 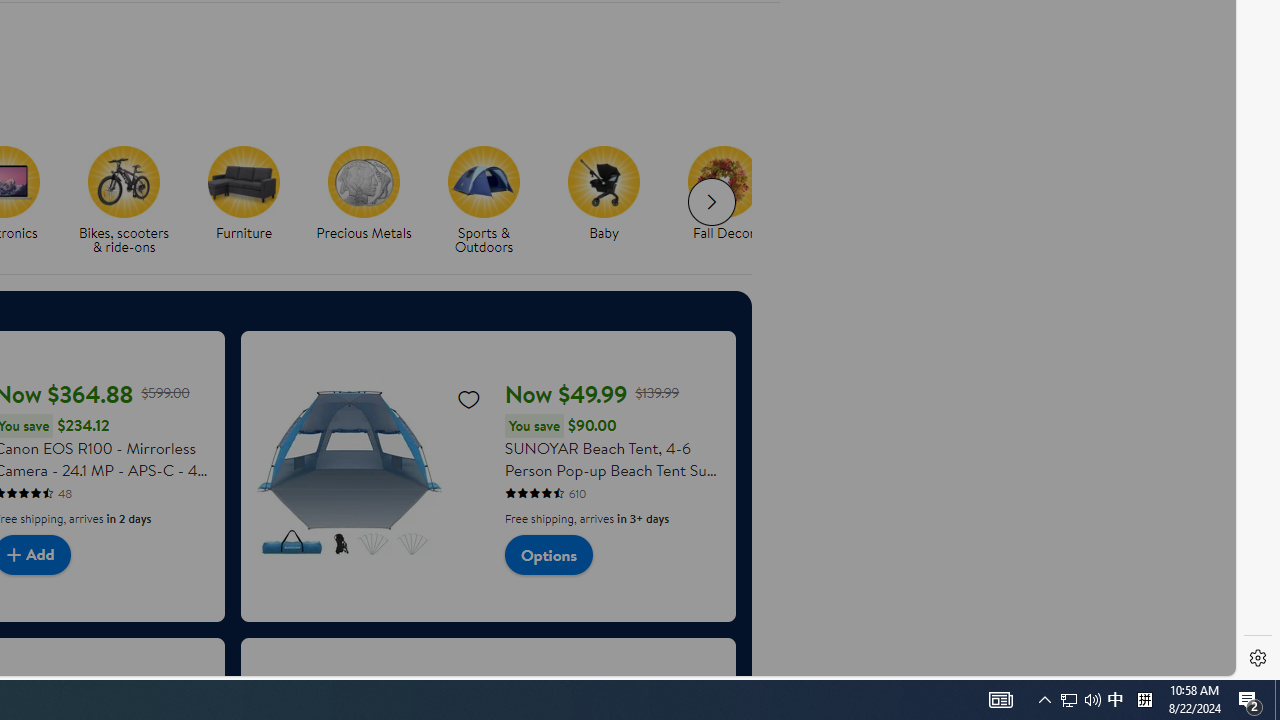 I want to click on 'Precious Metals', so click(x=372, y=201).